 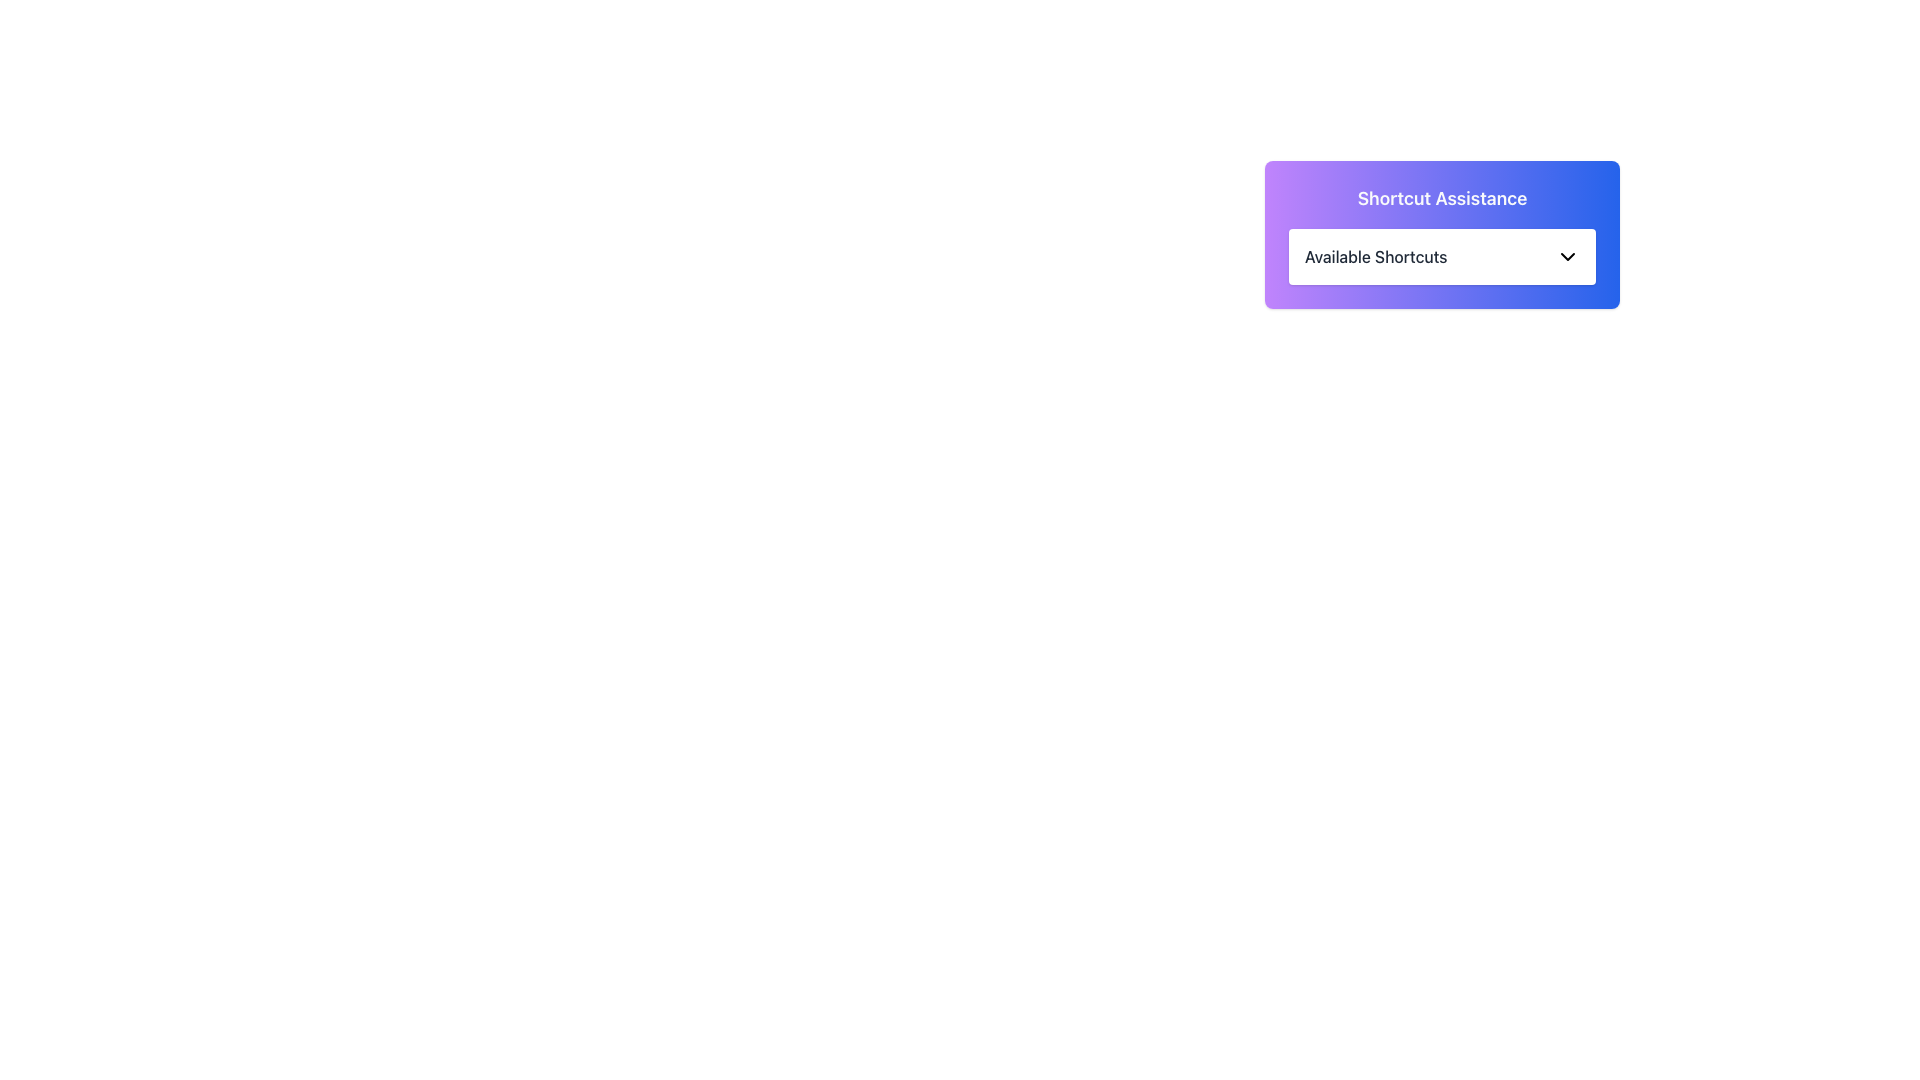 What do you see at coordinates (1442, 256) in the screenshot?
I see `the Dropdown menu trigger label located at the center of the 'Shortcut Assistance' panel` at bounding box center [1442, 256].